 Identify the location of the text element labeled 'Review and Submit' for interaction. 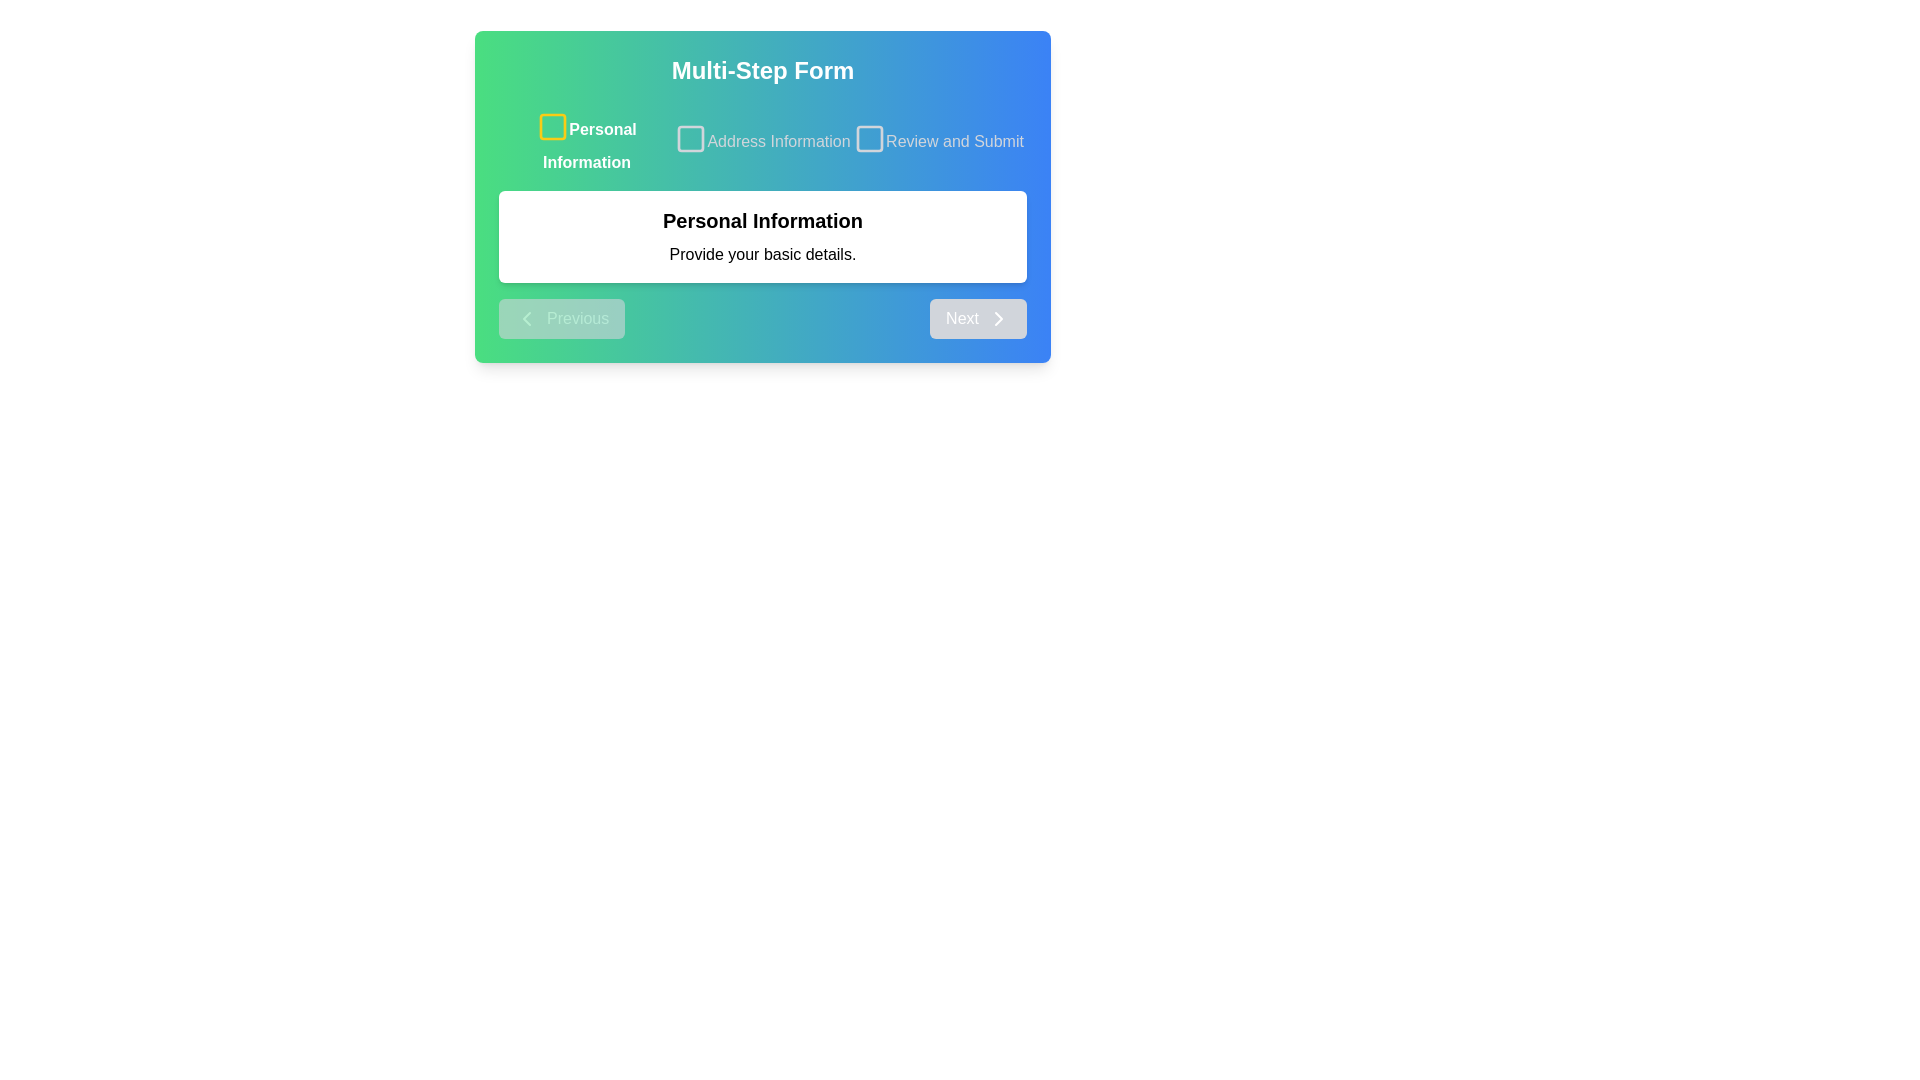
(938, 141).